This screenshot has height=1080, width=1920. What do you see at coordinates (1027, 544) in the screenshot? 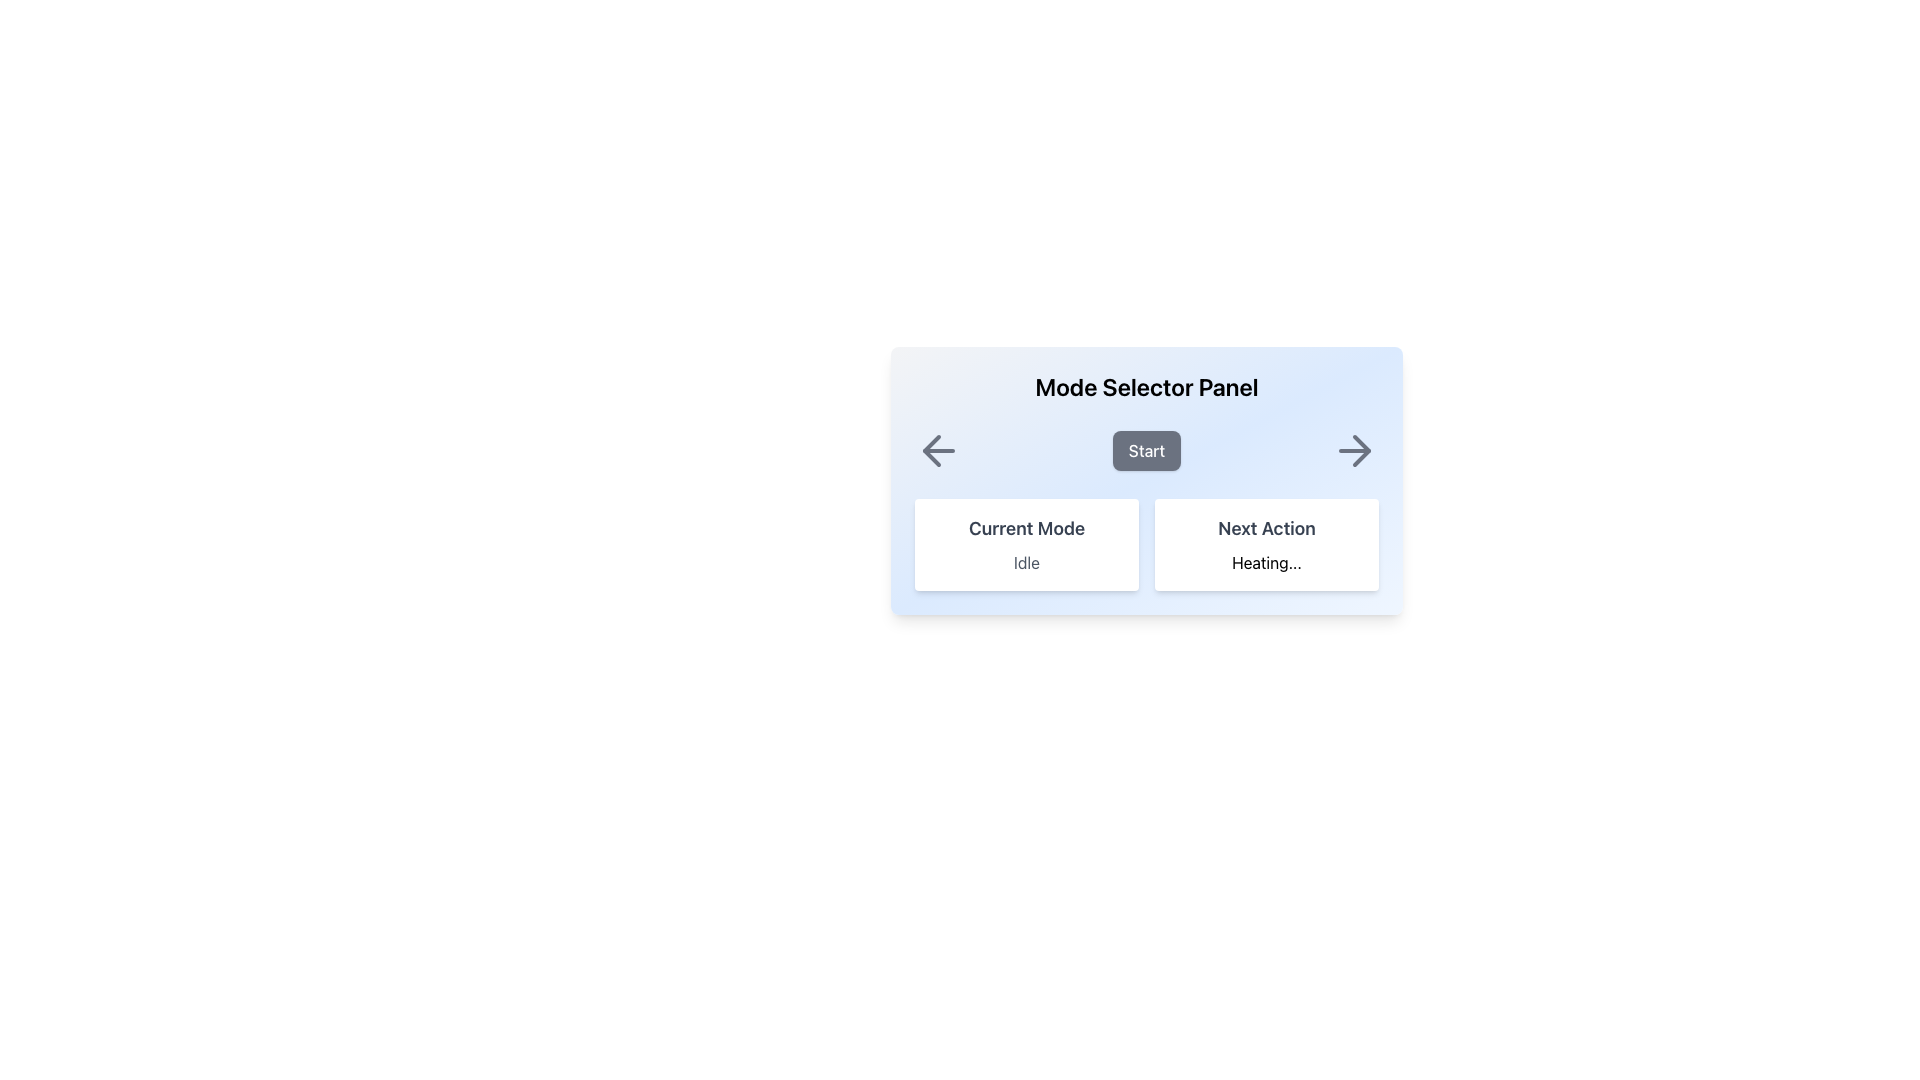
I see `the informational card labeled 'Current Mode', which features a white background and displays the heading 'Current Mode' in bold and the subtitle 'Idle'` at bounding box center [1027, 544].